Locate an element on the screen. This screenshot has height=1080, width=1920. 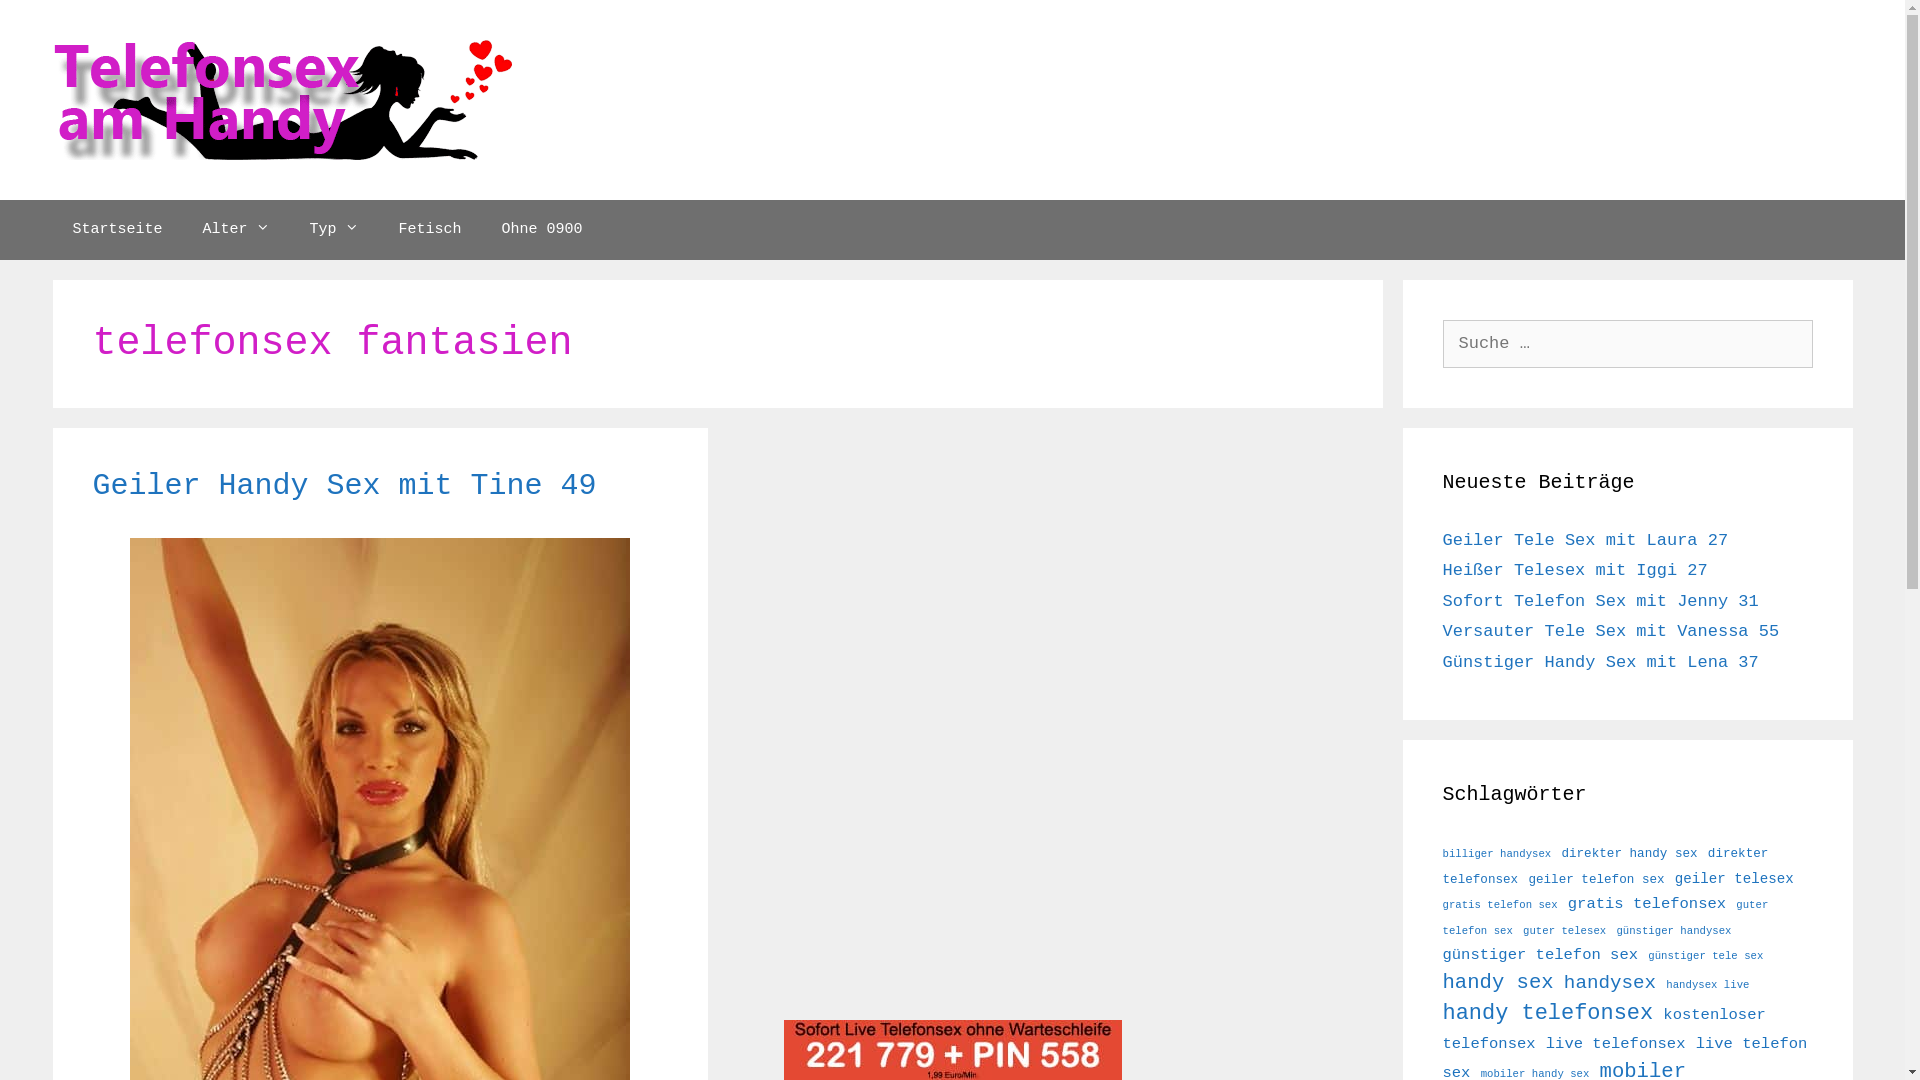
'gratis telefon sex' is located at coordinates (1499, 905).